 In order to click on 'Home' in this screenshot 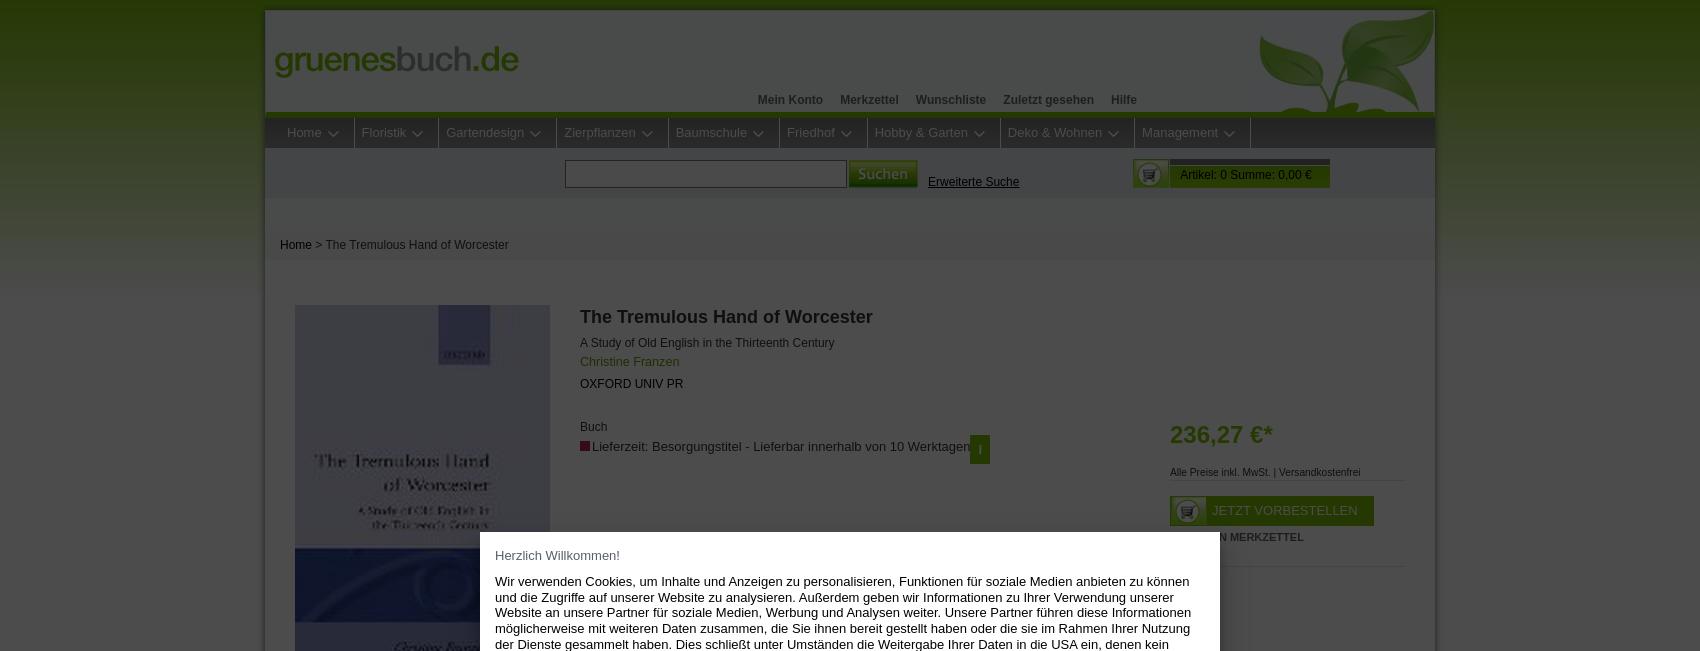, I will do `click(279, 244)`.